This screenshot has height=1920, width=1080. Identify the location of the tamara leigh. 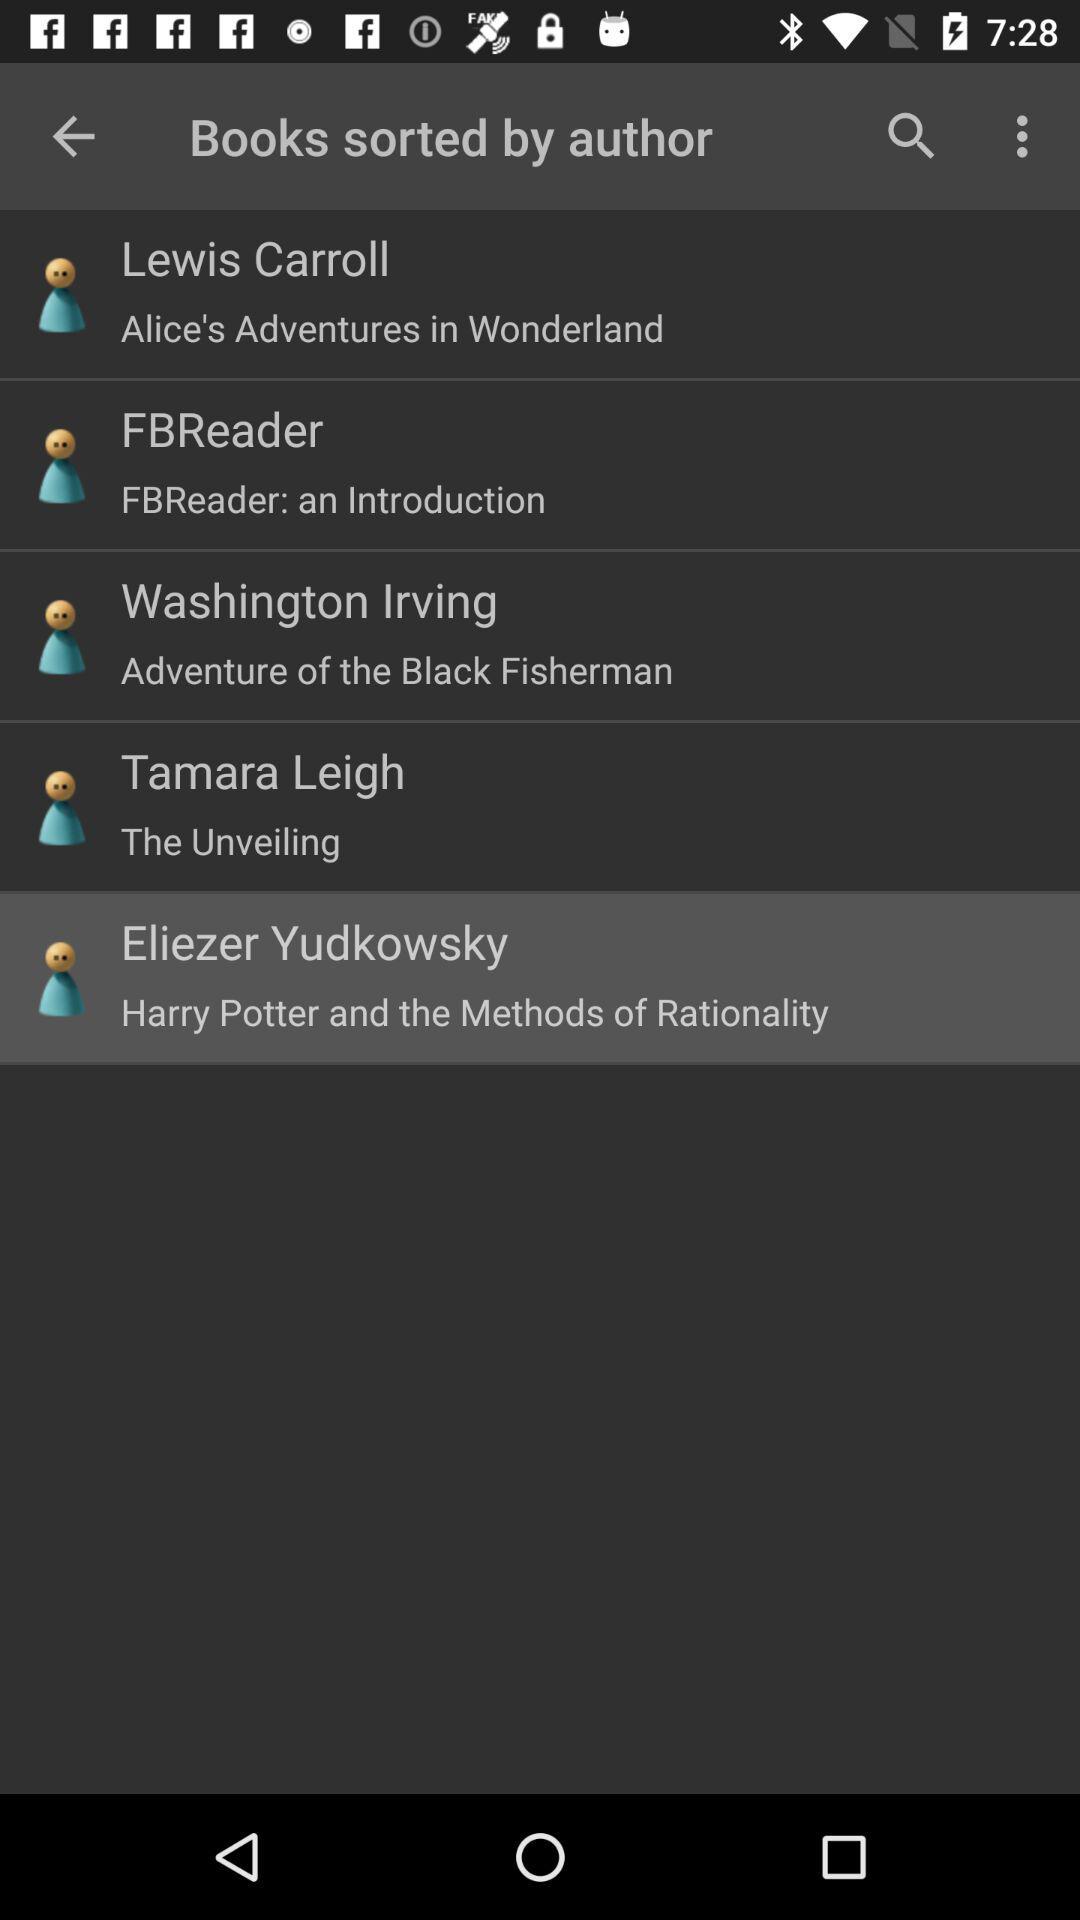
(262, 769).